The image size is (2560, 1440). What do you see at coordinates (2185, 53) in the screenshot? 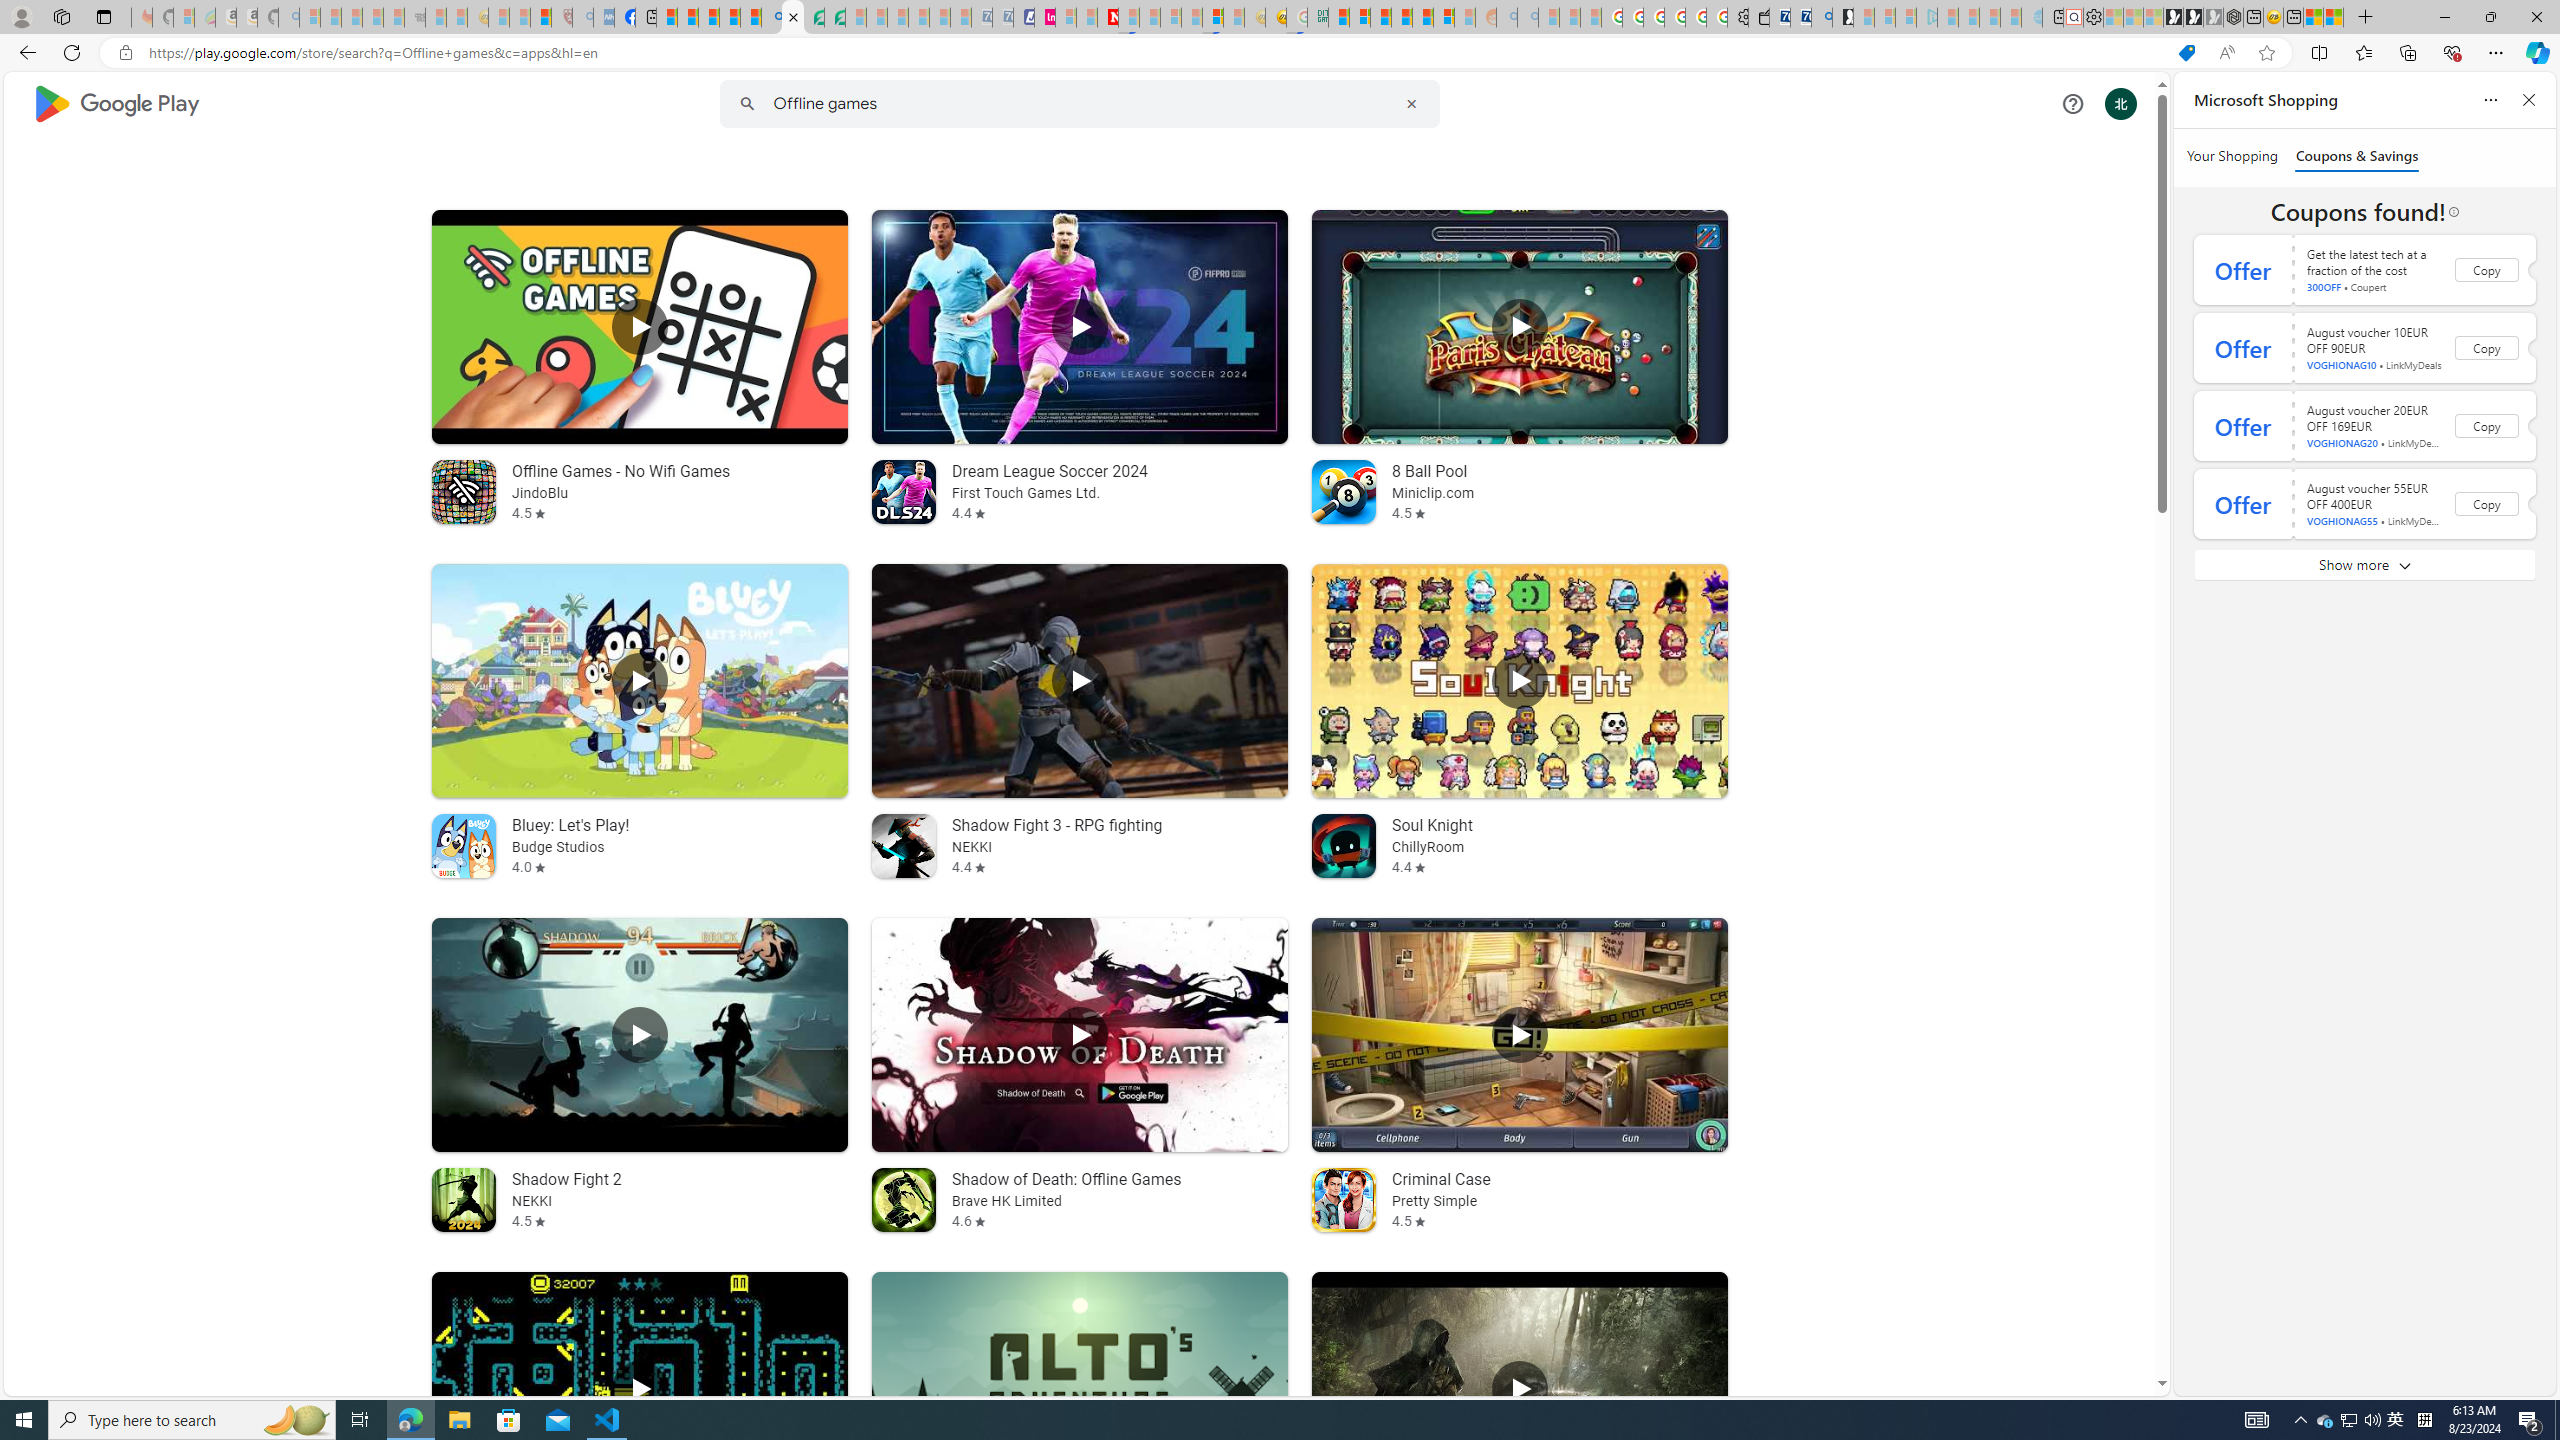
I see `'This site has coupons! Shopping in Microsoft Edge'` at bounding box center [2185, 53].